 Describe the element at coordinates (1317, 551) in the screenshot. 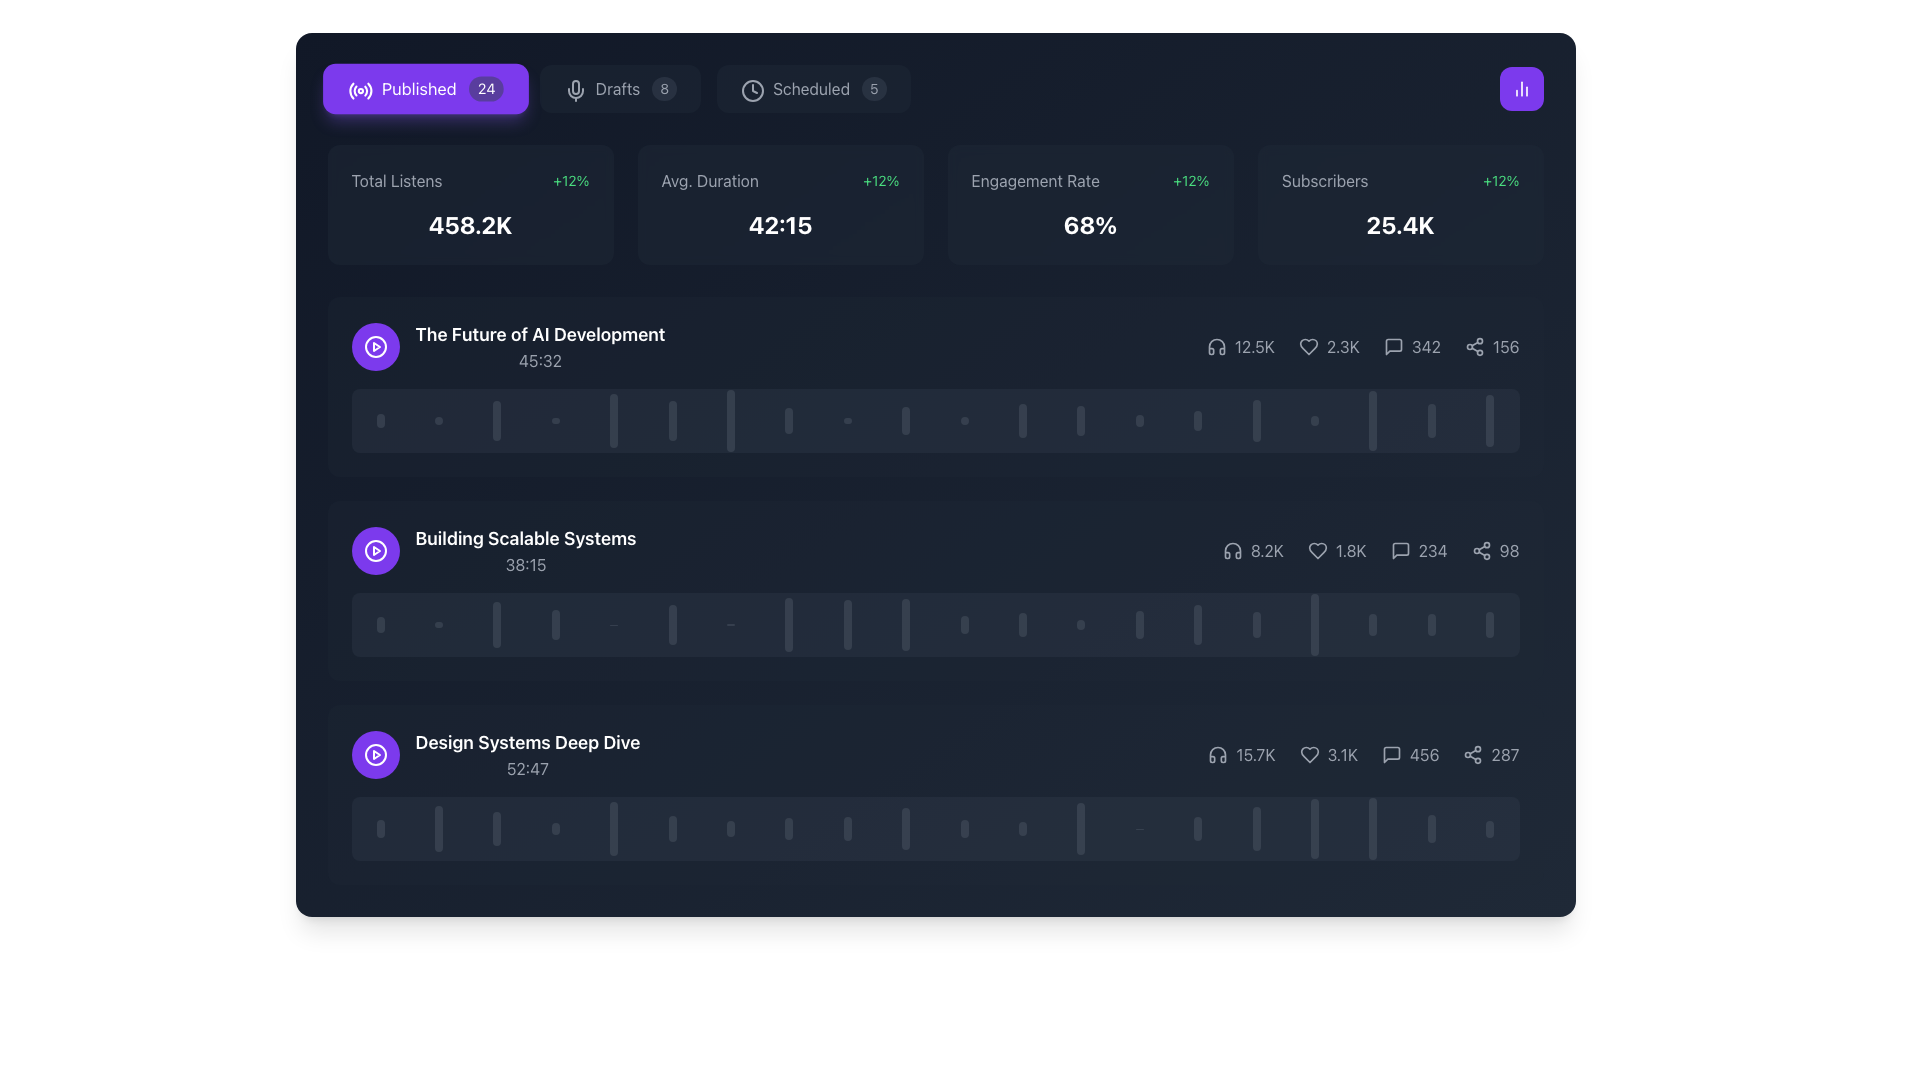

I see `the heart-shaped icon located near the text '1.8K' in the interaction bar for the content entry titled 'Building Scalable Systems' to like or unlike the content` at that location.